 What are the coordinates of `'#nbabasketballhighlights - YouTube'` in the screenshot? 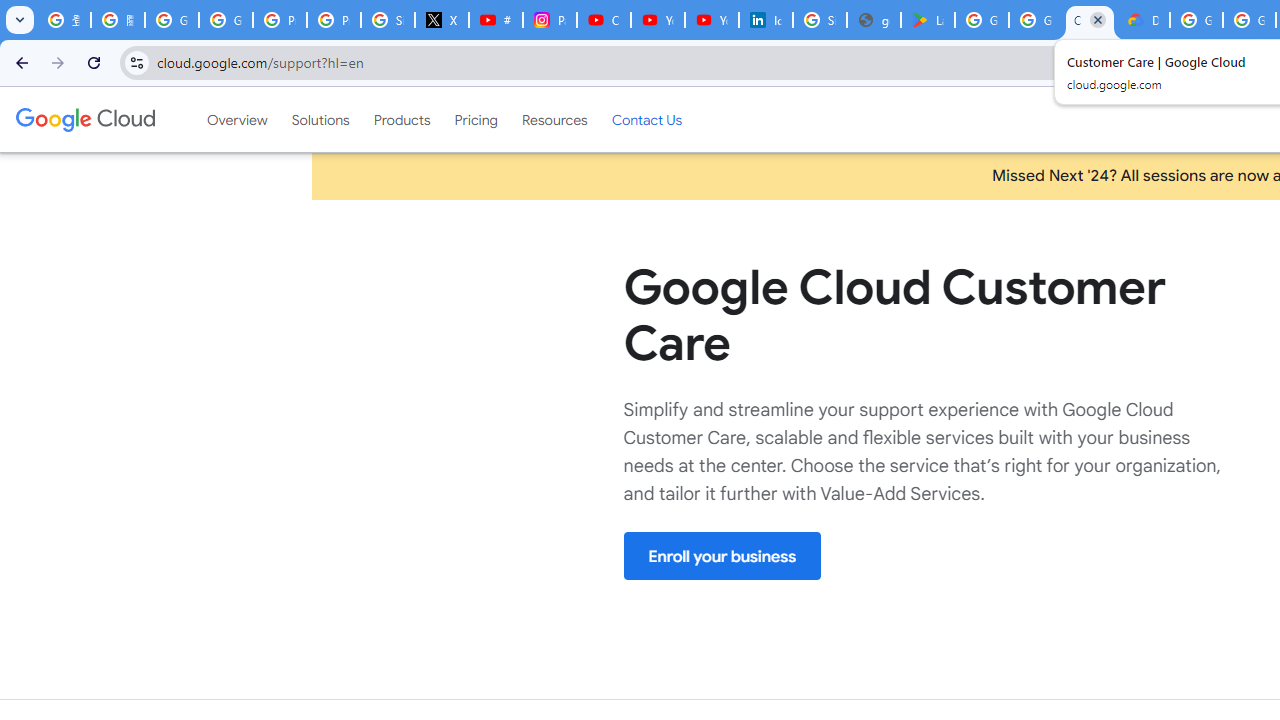 It's located at (496, 20).